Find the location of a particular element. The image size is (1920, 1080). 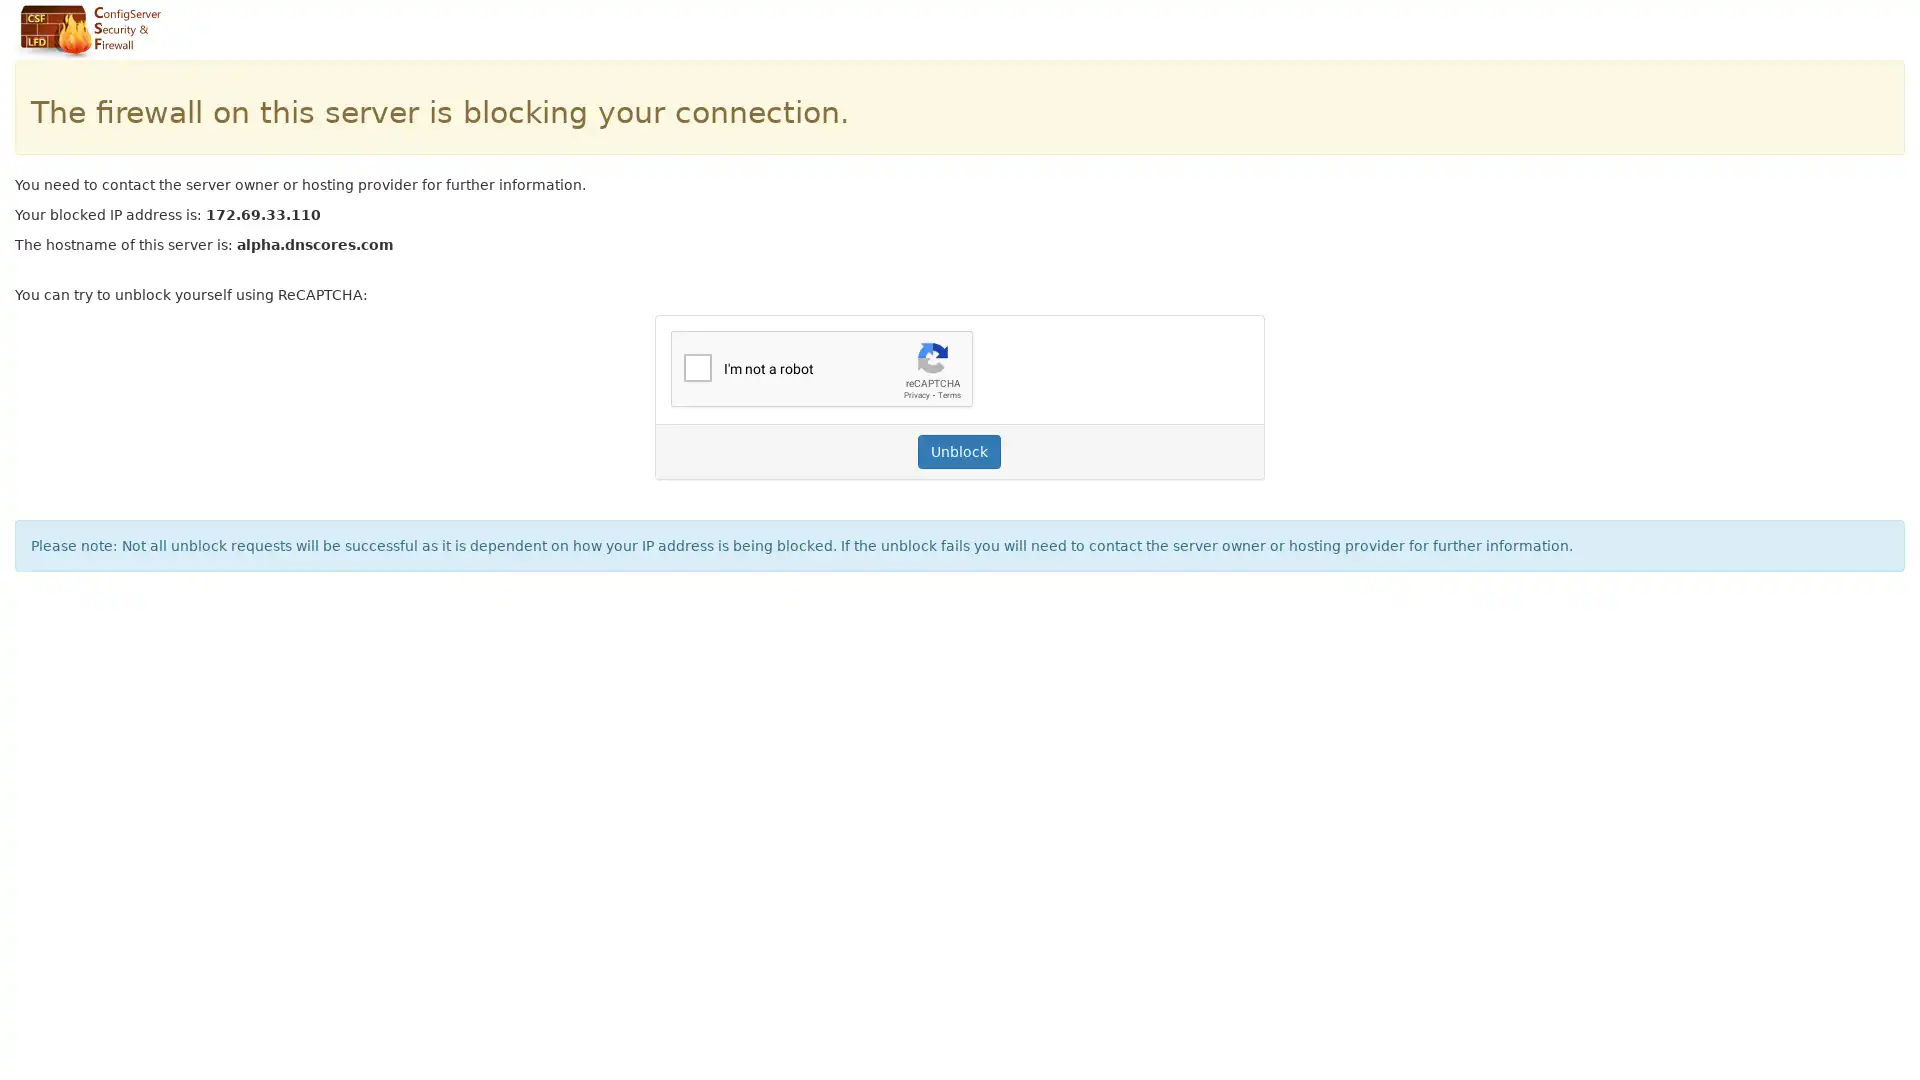

Unblock is located at coordinates (958, 451).